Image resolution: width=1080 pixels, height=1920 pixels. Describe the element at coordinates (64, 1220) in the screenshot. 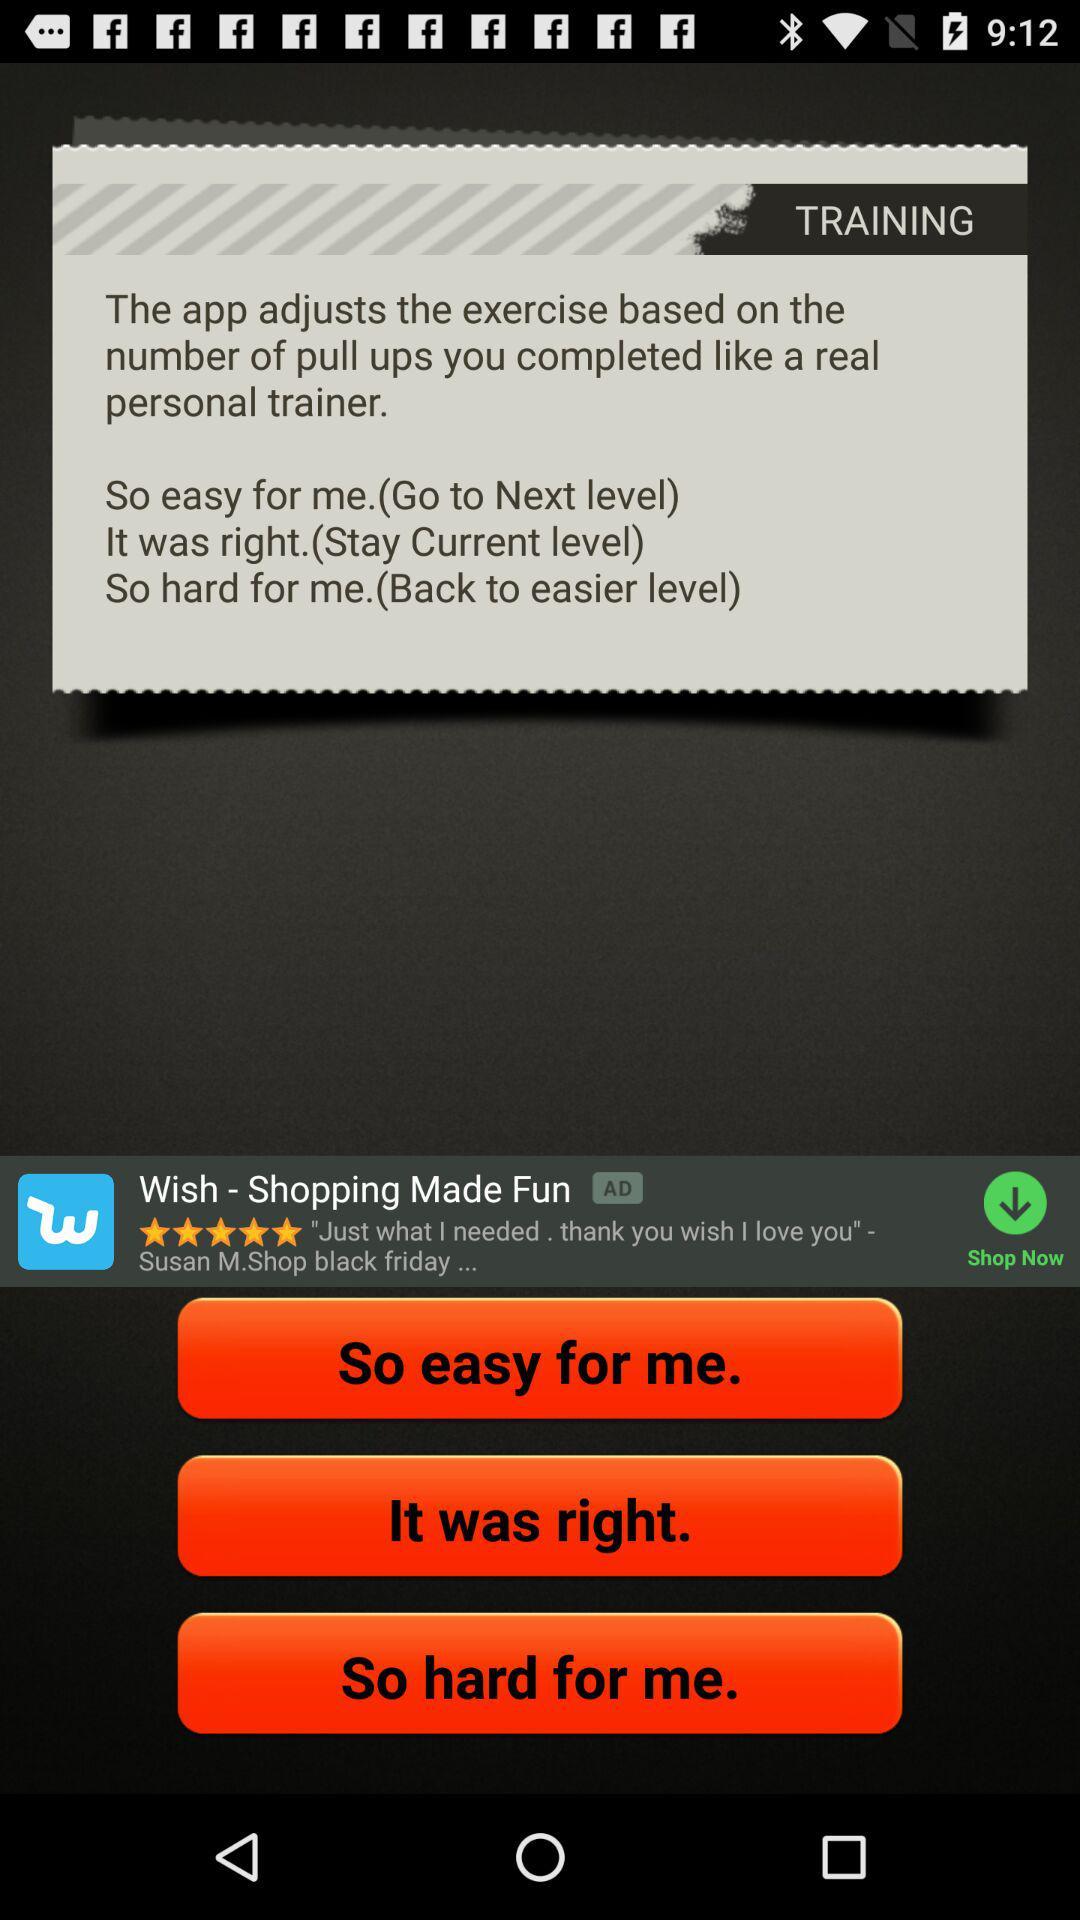

I see `app below the app adjusts item` at that location.